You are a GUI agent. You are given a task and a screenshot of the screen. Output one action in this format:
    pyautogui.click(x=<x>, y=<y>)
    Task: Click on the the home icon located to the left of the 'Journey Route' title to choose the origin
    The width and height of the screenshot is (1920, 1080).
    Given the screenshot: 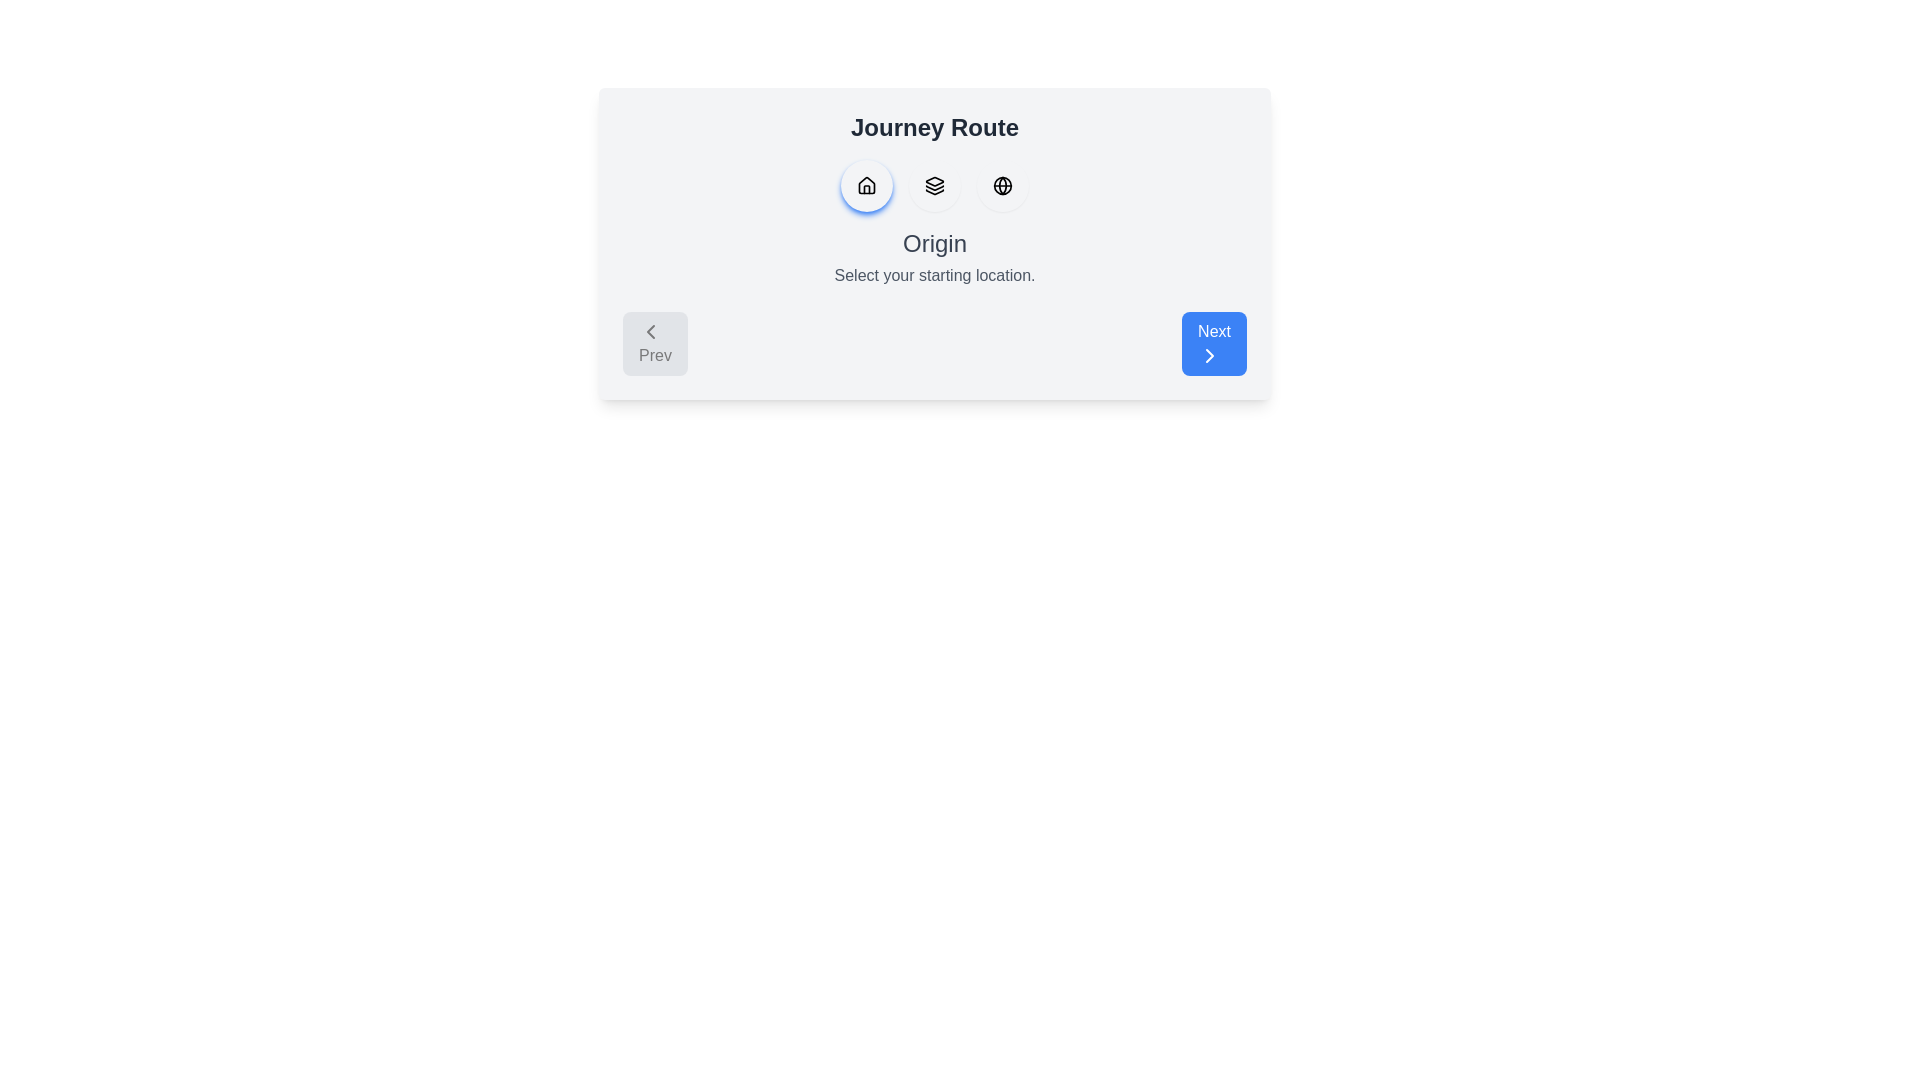 What is the action you would take?
    pyautogui.click(x=867, y=185)
    